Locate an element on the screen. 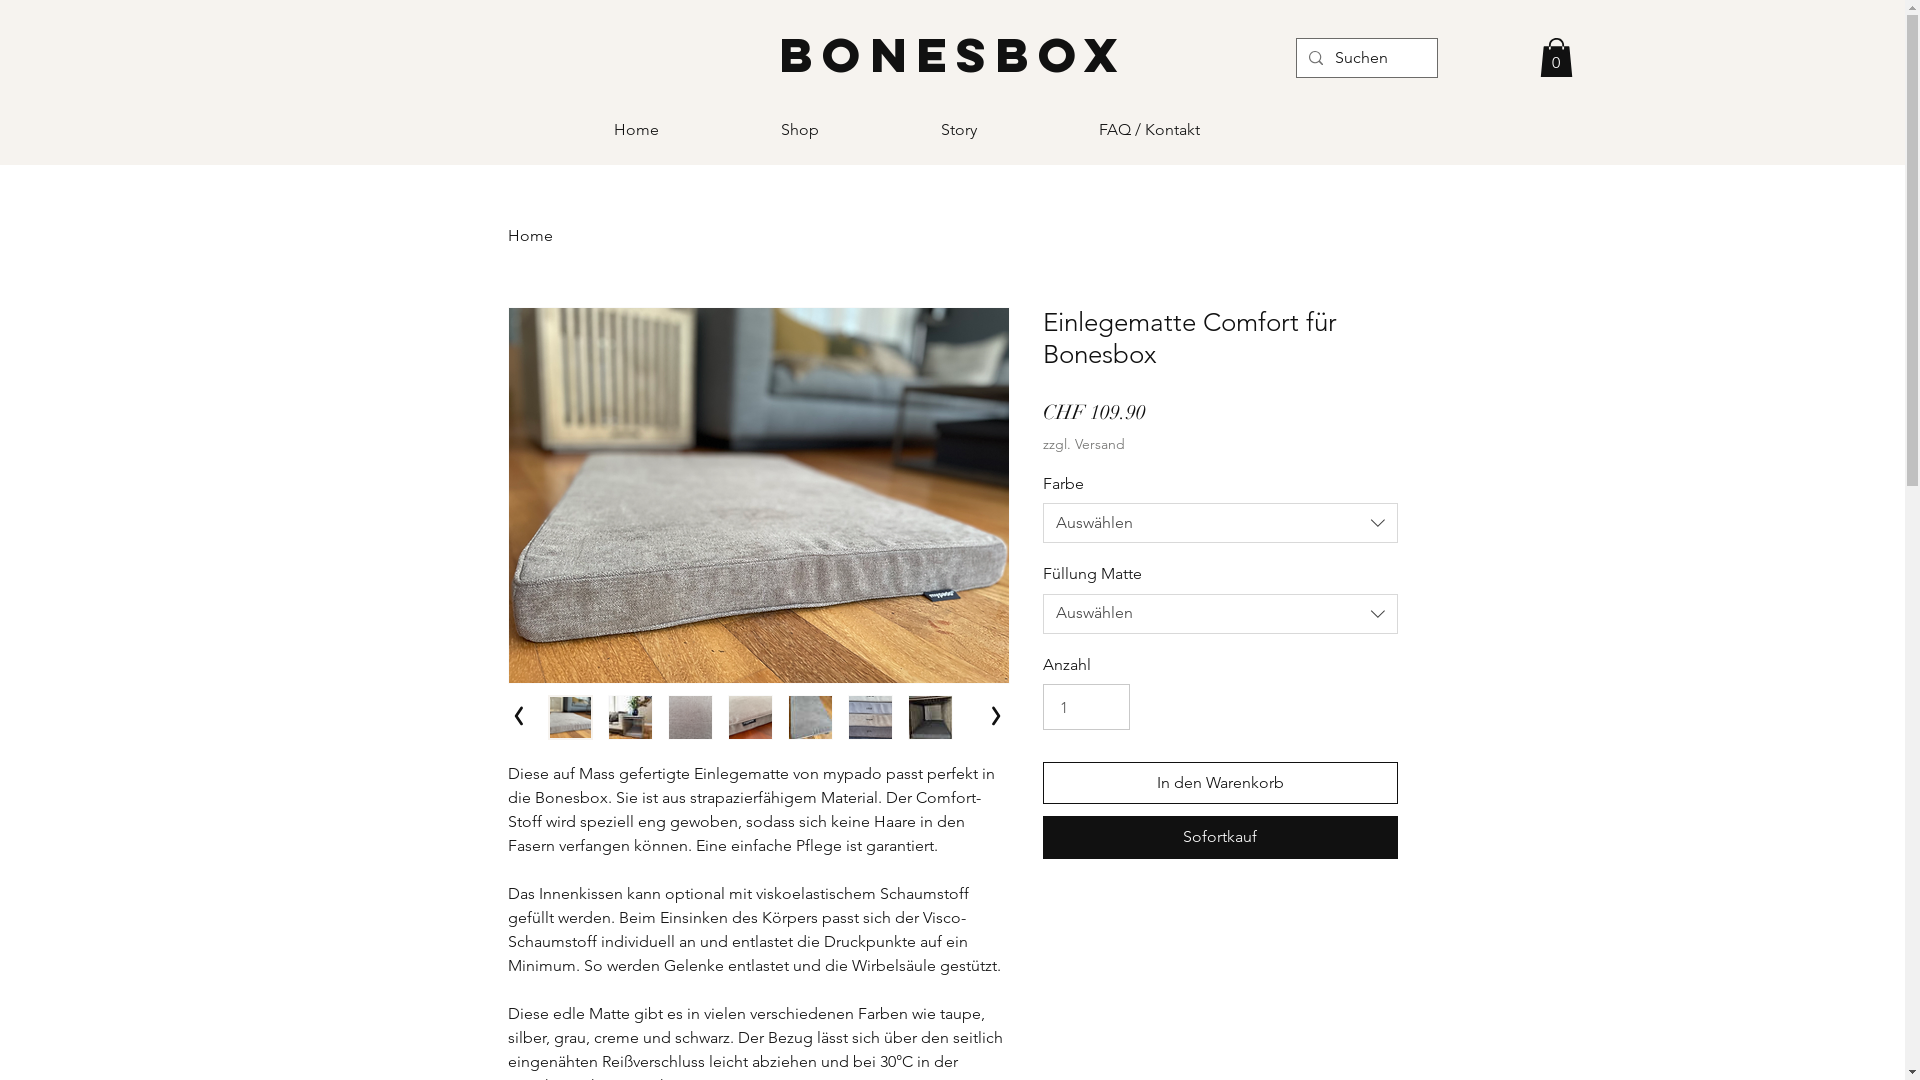 The image size is (1920, 1080). 'Shop' is located at coordinates (845, 130).